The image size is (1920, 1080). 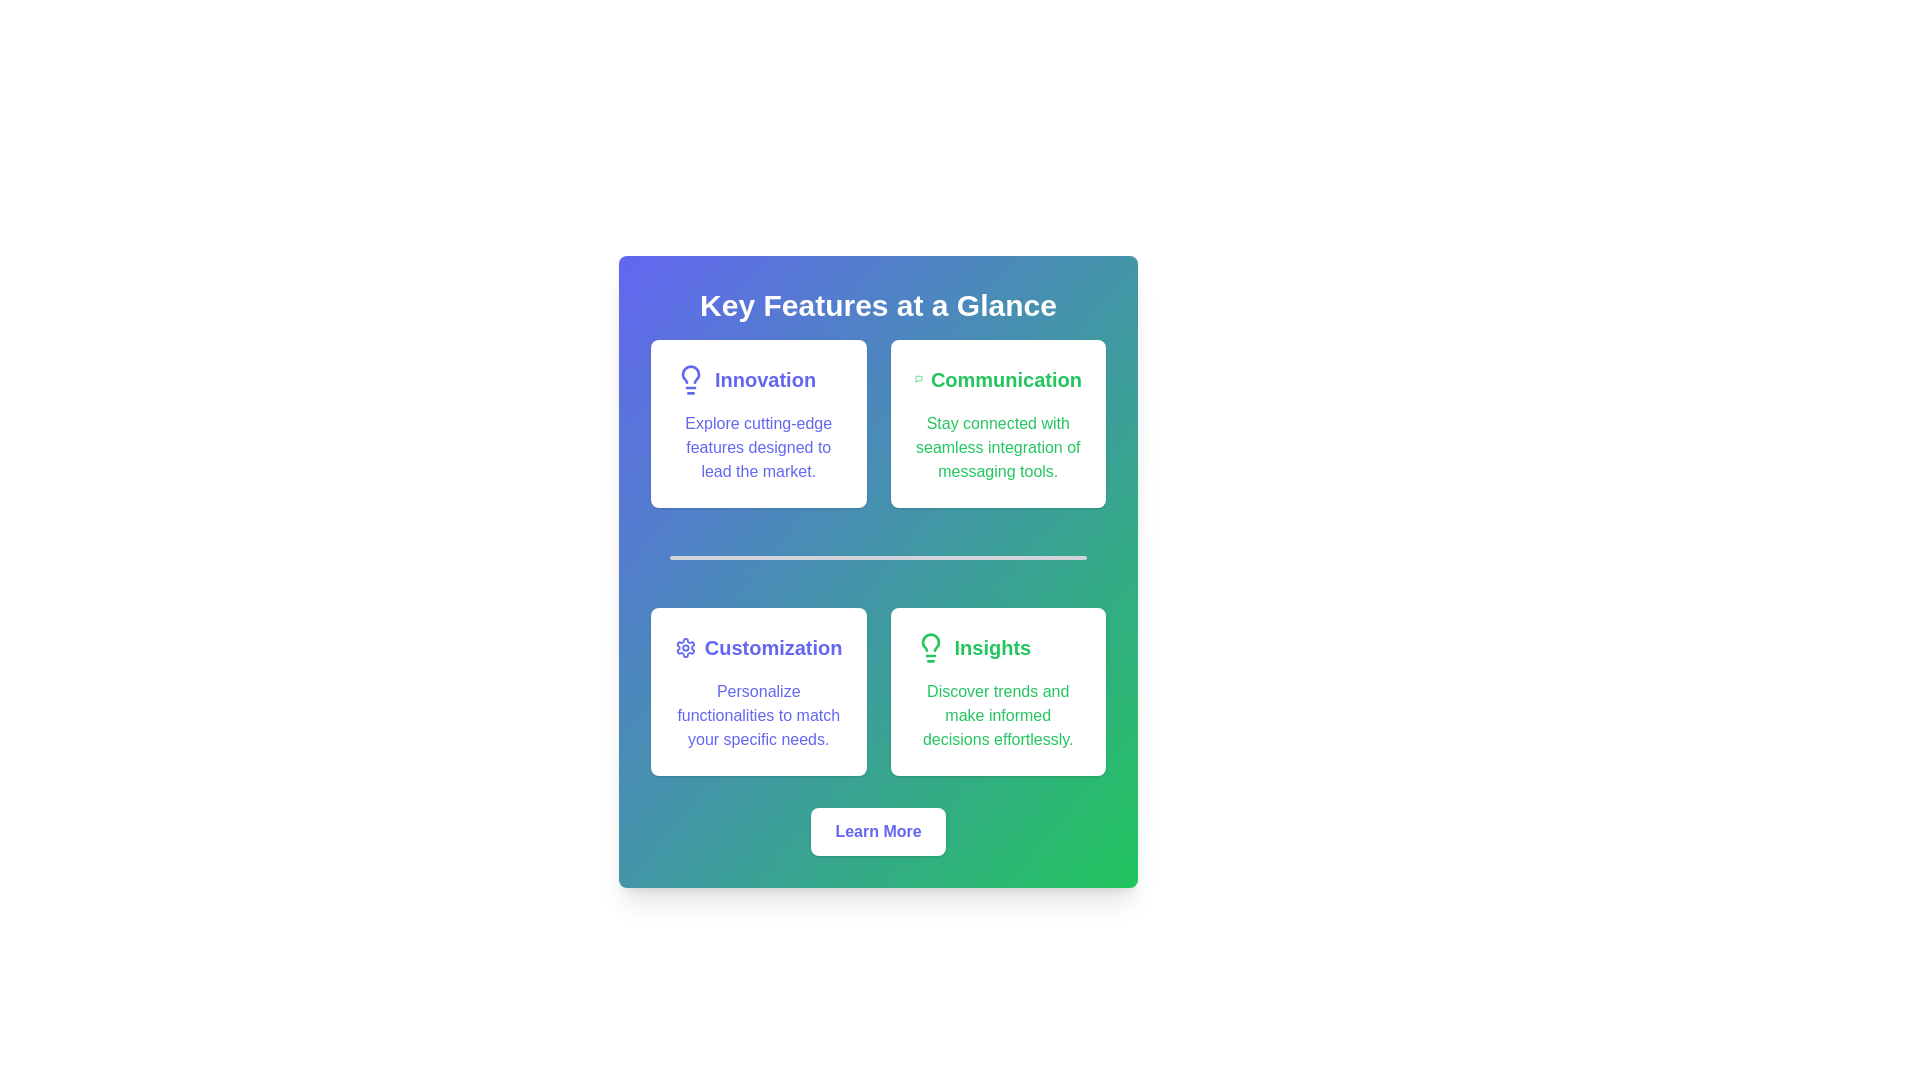 I want to click on the thin, light gray horizontal Separator bar located centrally between the 'Innovation' and 'Communication' cards and the 'Customization' and 'Insights' cards, so click(x=878, y=558).